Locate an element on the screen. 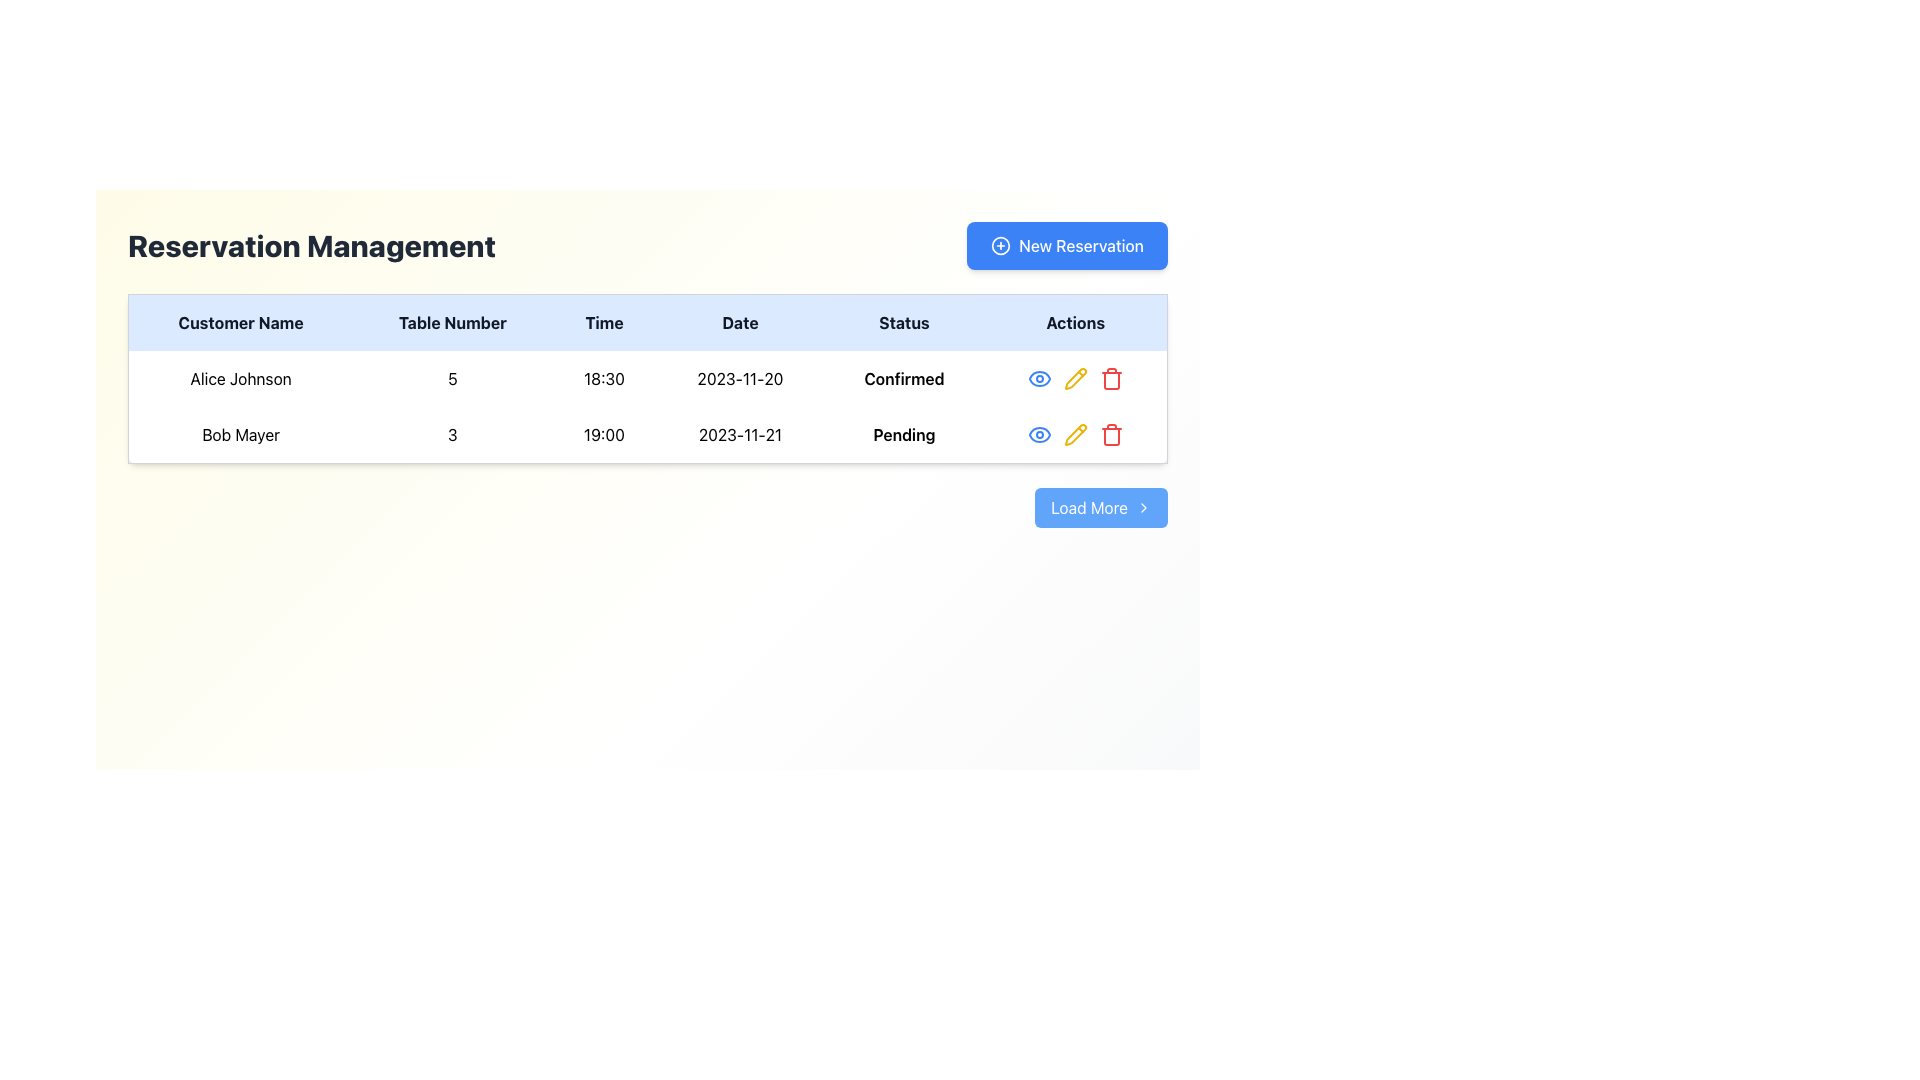 The image size is (1920, 1080). the title text label that indicates the purpose of the page for managing reservations, located in the upper-left corner of the interface is located at coordinates (311, 245).